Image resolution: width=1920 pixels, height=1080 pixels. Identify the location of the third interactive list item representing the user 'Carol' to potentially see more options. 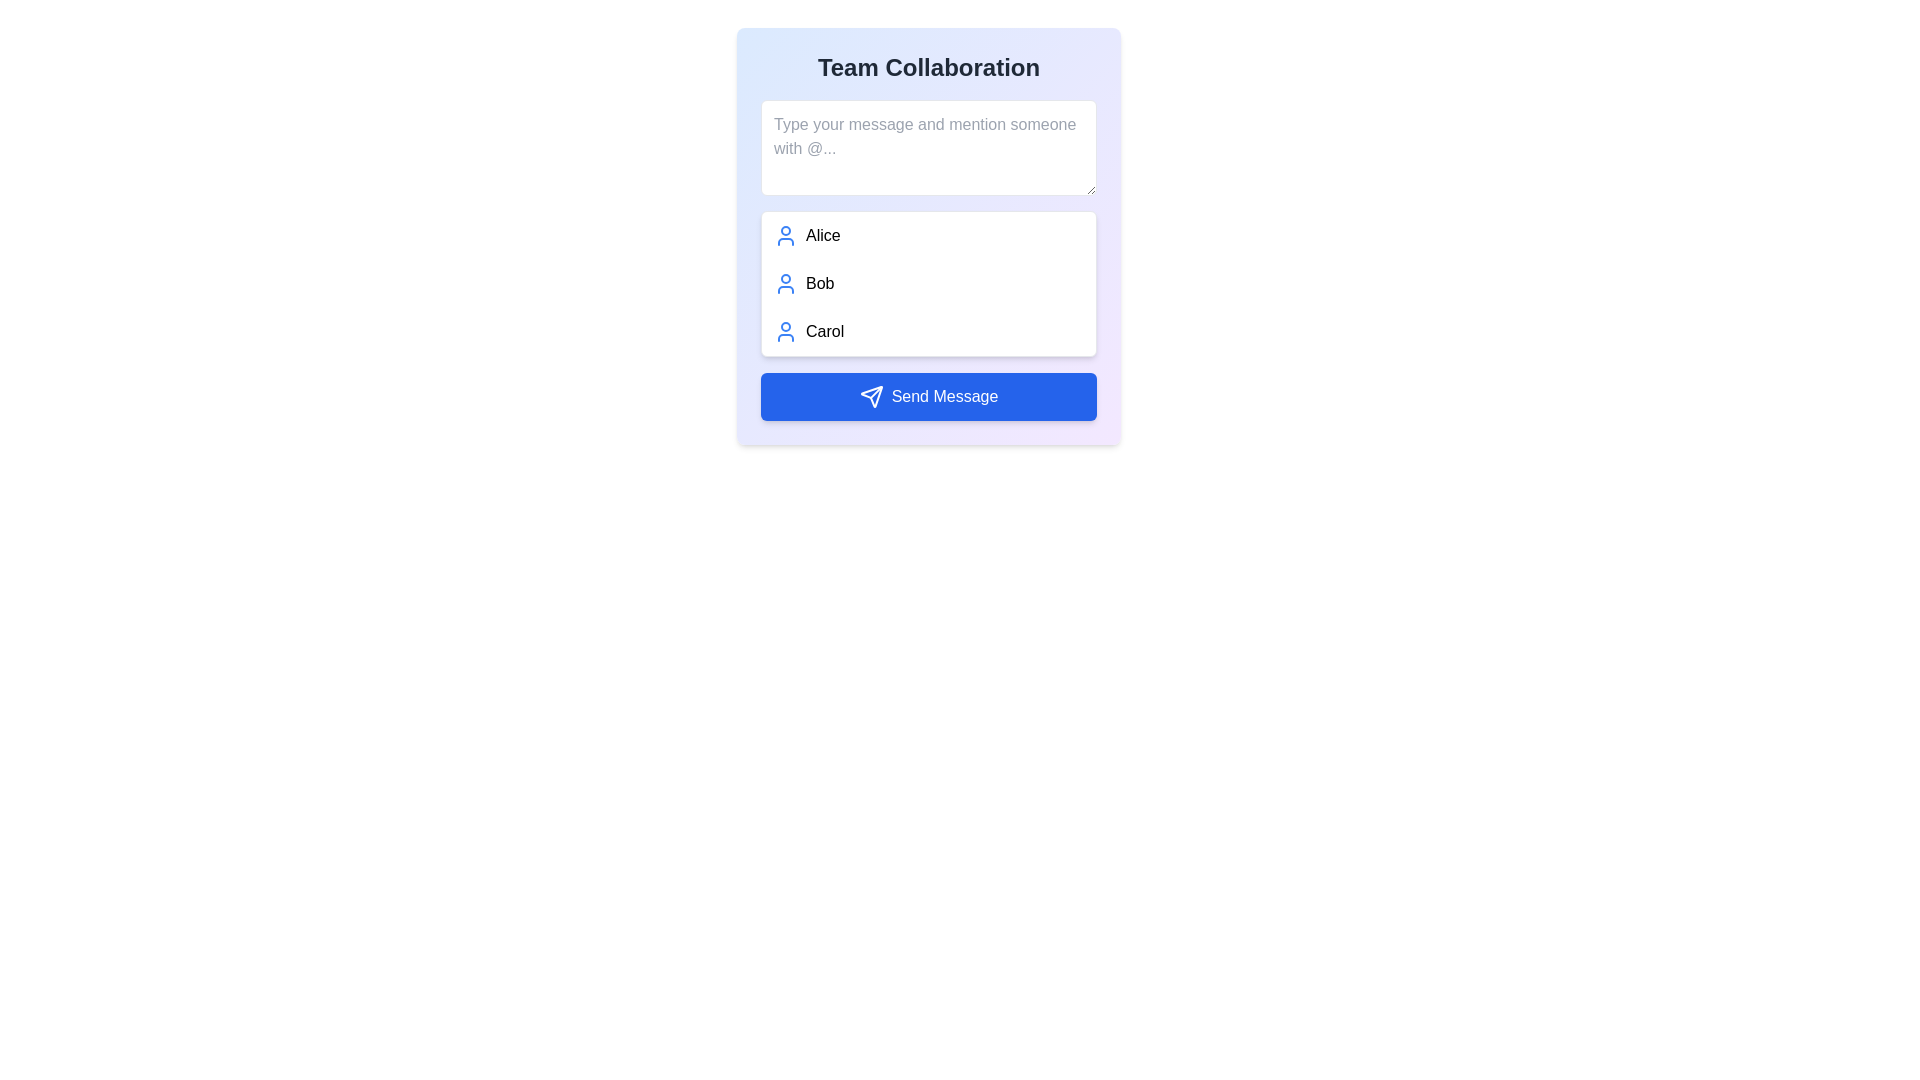
(928, 330).